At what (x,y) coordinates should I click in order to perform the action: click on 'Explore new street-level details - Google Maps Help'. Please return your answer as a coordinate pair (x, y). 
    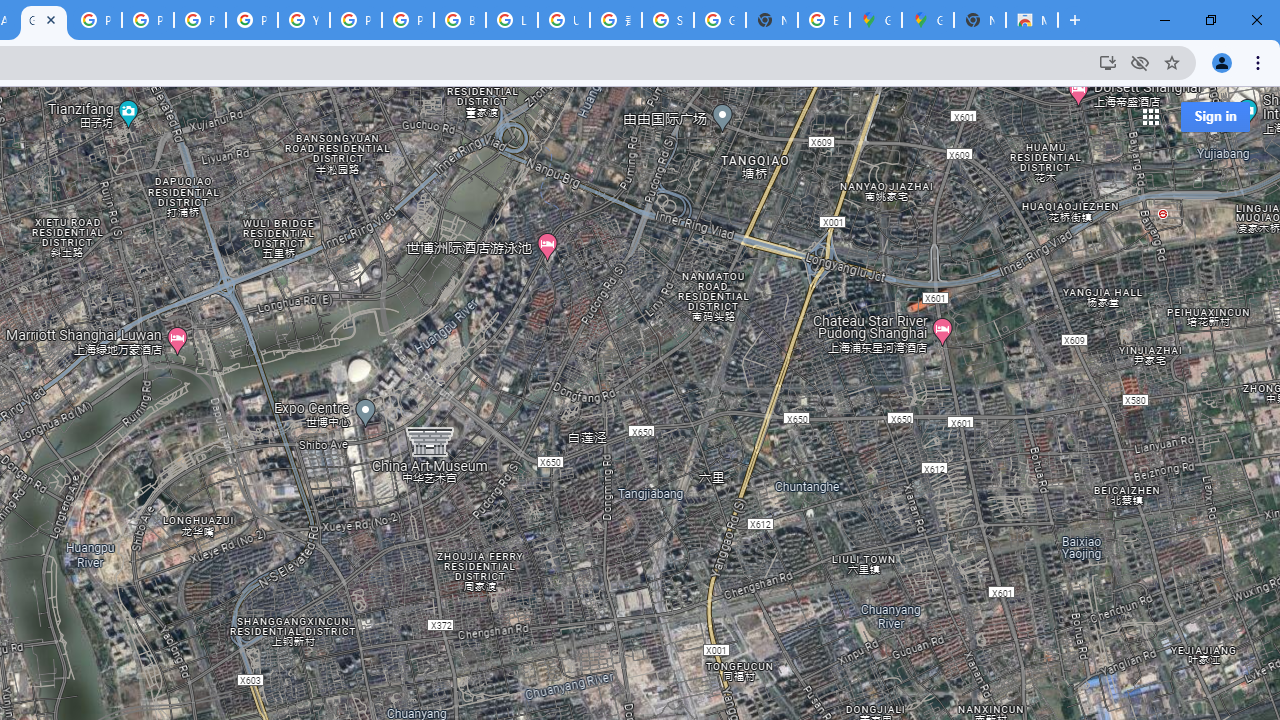
    Looking at the image, I should click on (823, 20).